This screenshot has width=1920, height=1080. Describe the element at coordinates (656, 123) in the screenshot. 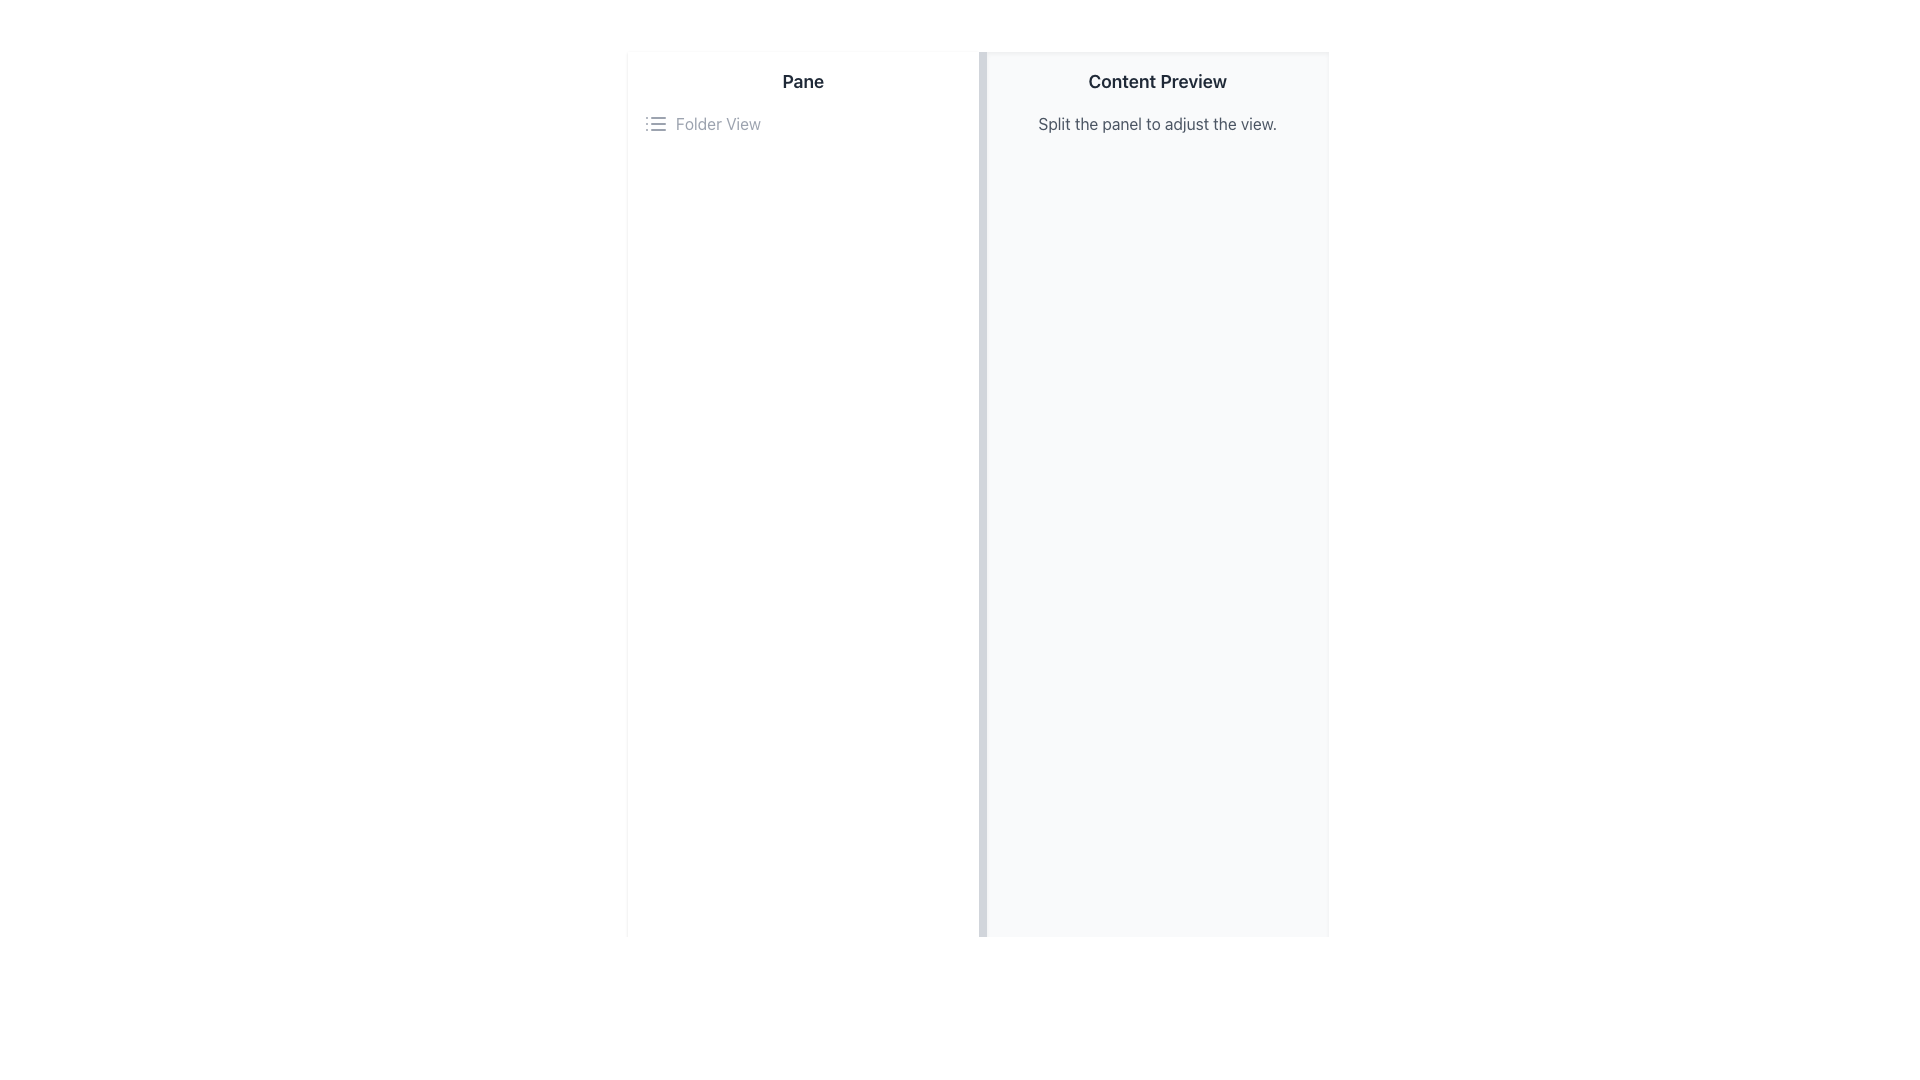

I see `the 'Folder View' icon located on the left panel, next to the text label 'Folder View', at the top portion of the left-side navigation section` at that location.